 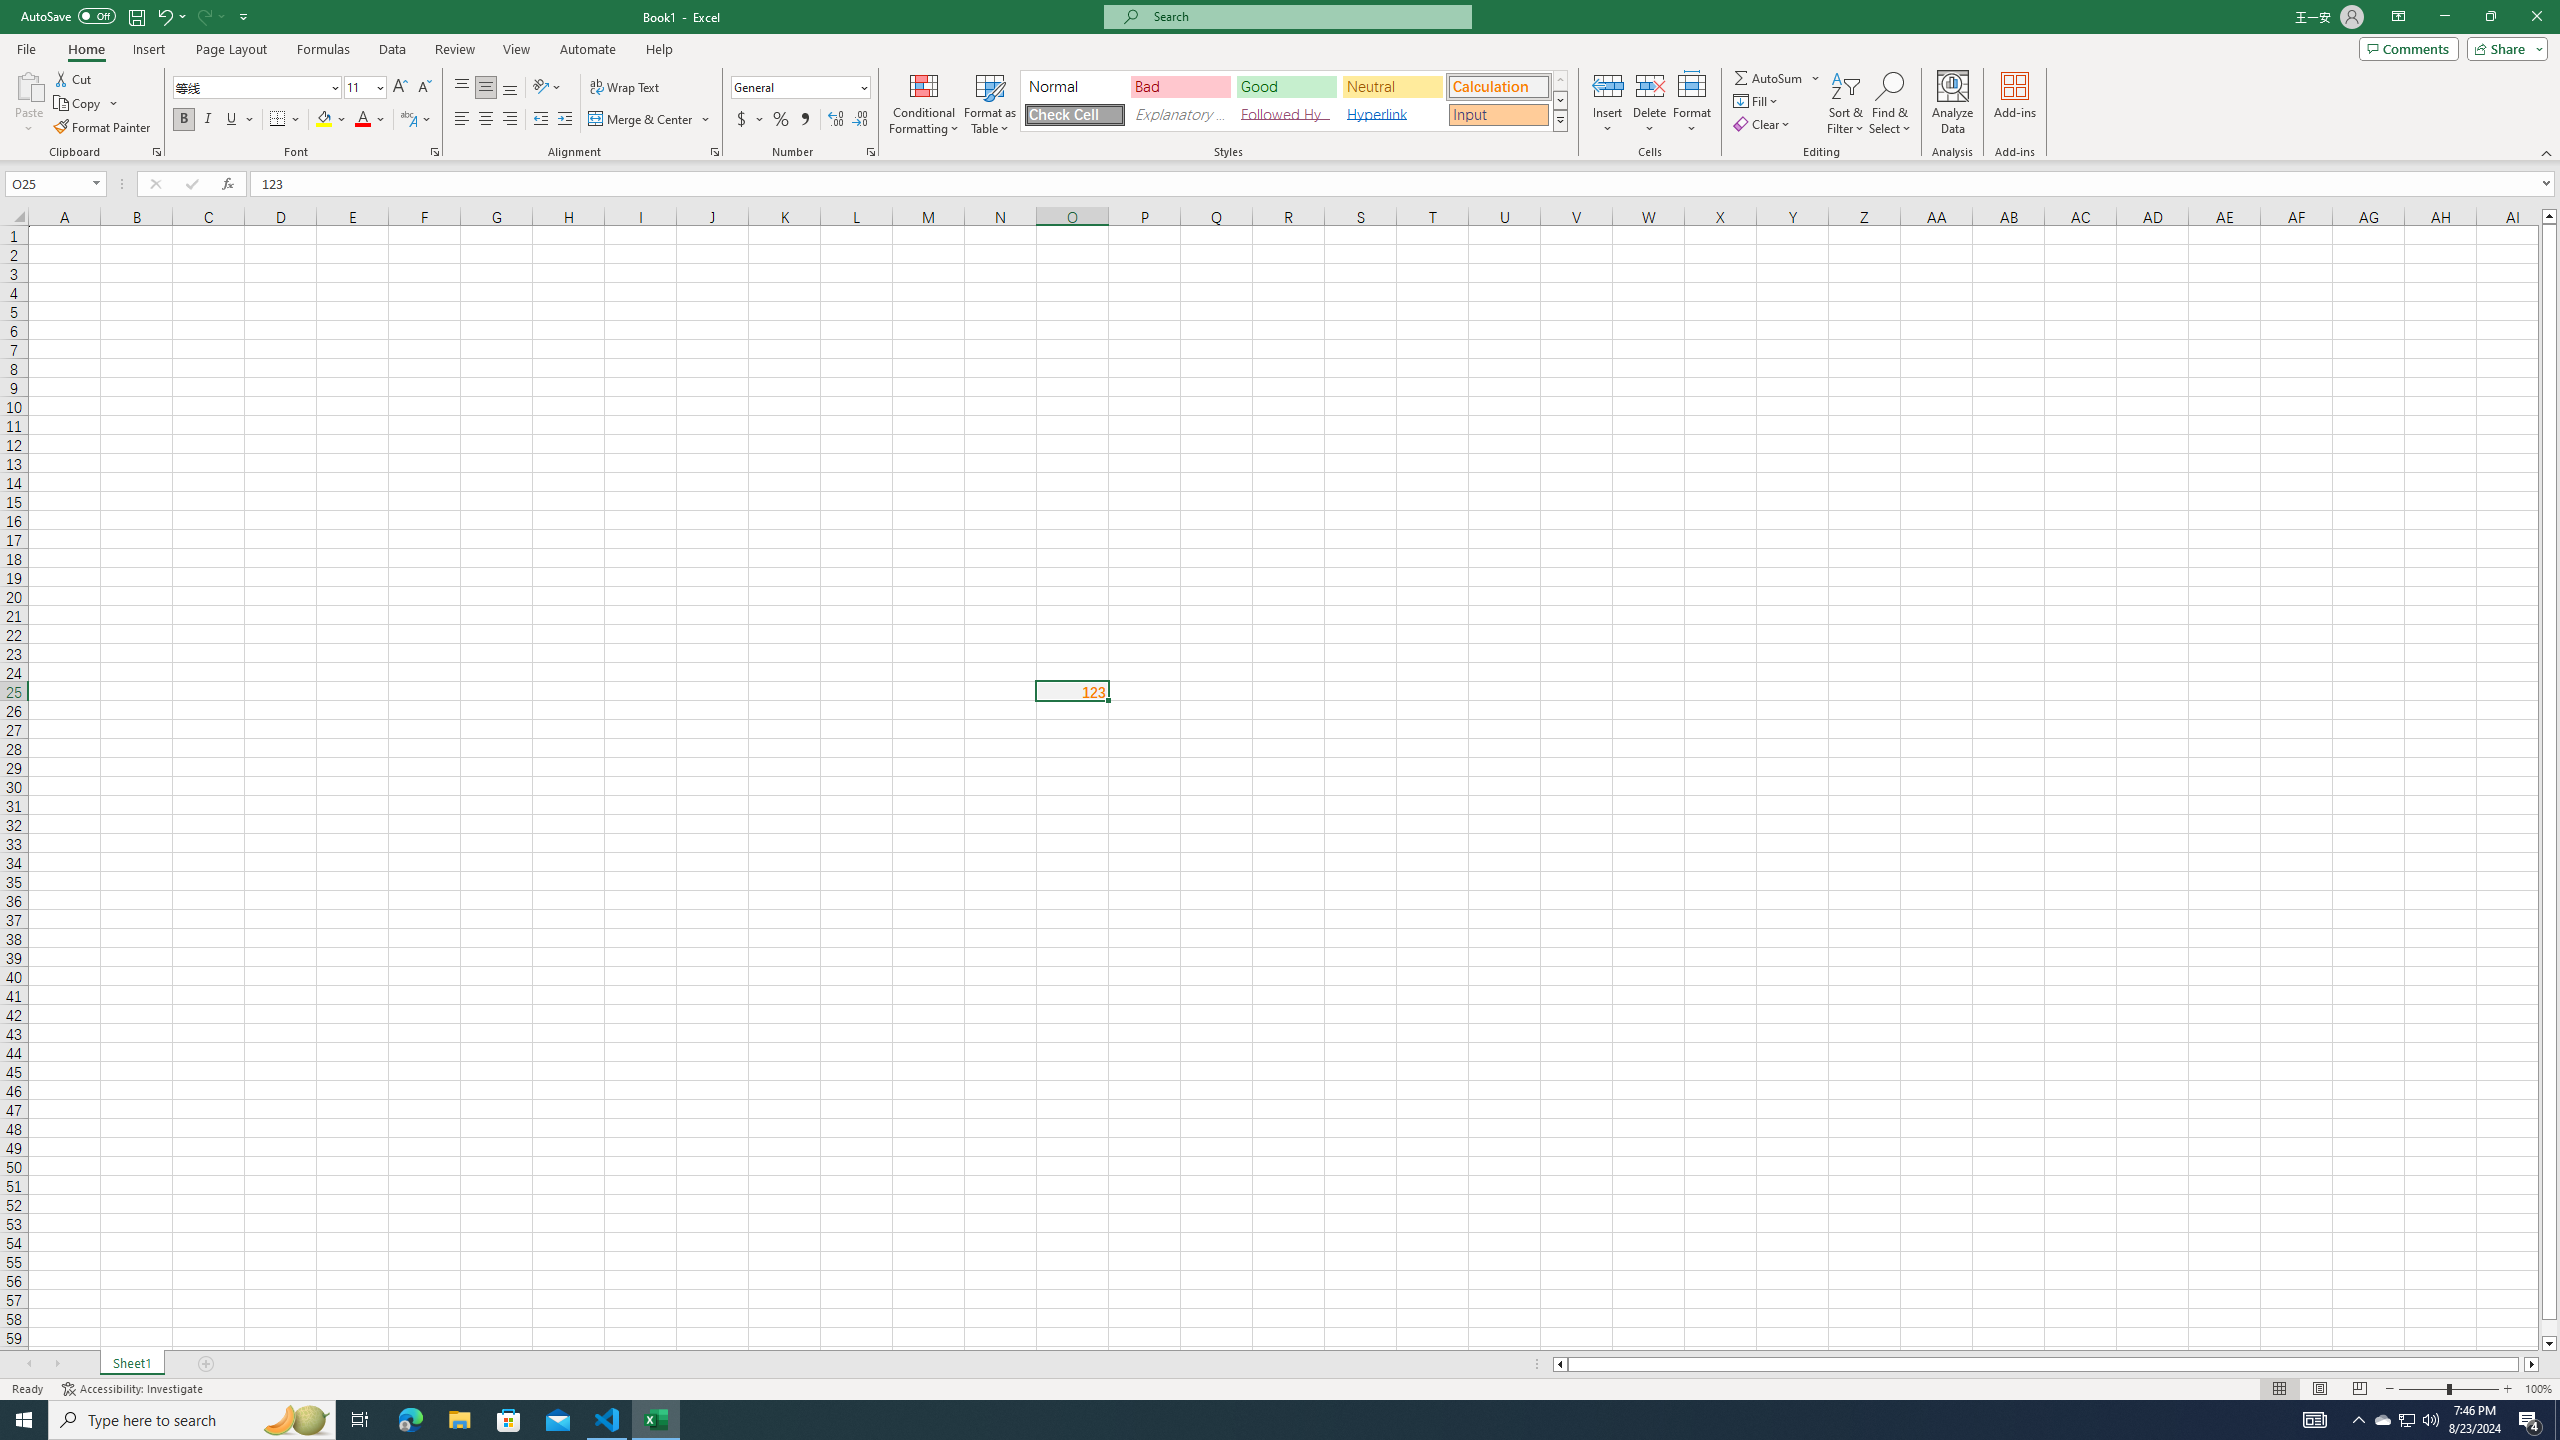 What do you see at coordinates (1890, 103) in the screenshot?
I see `'Find & Select'` at bounding box center [1890, 103].